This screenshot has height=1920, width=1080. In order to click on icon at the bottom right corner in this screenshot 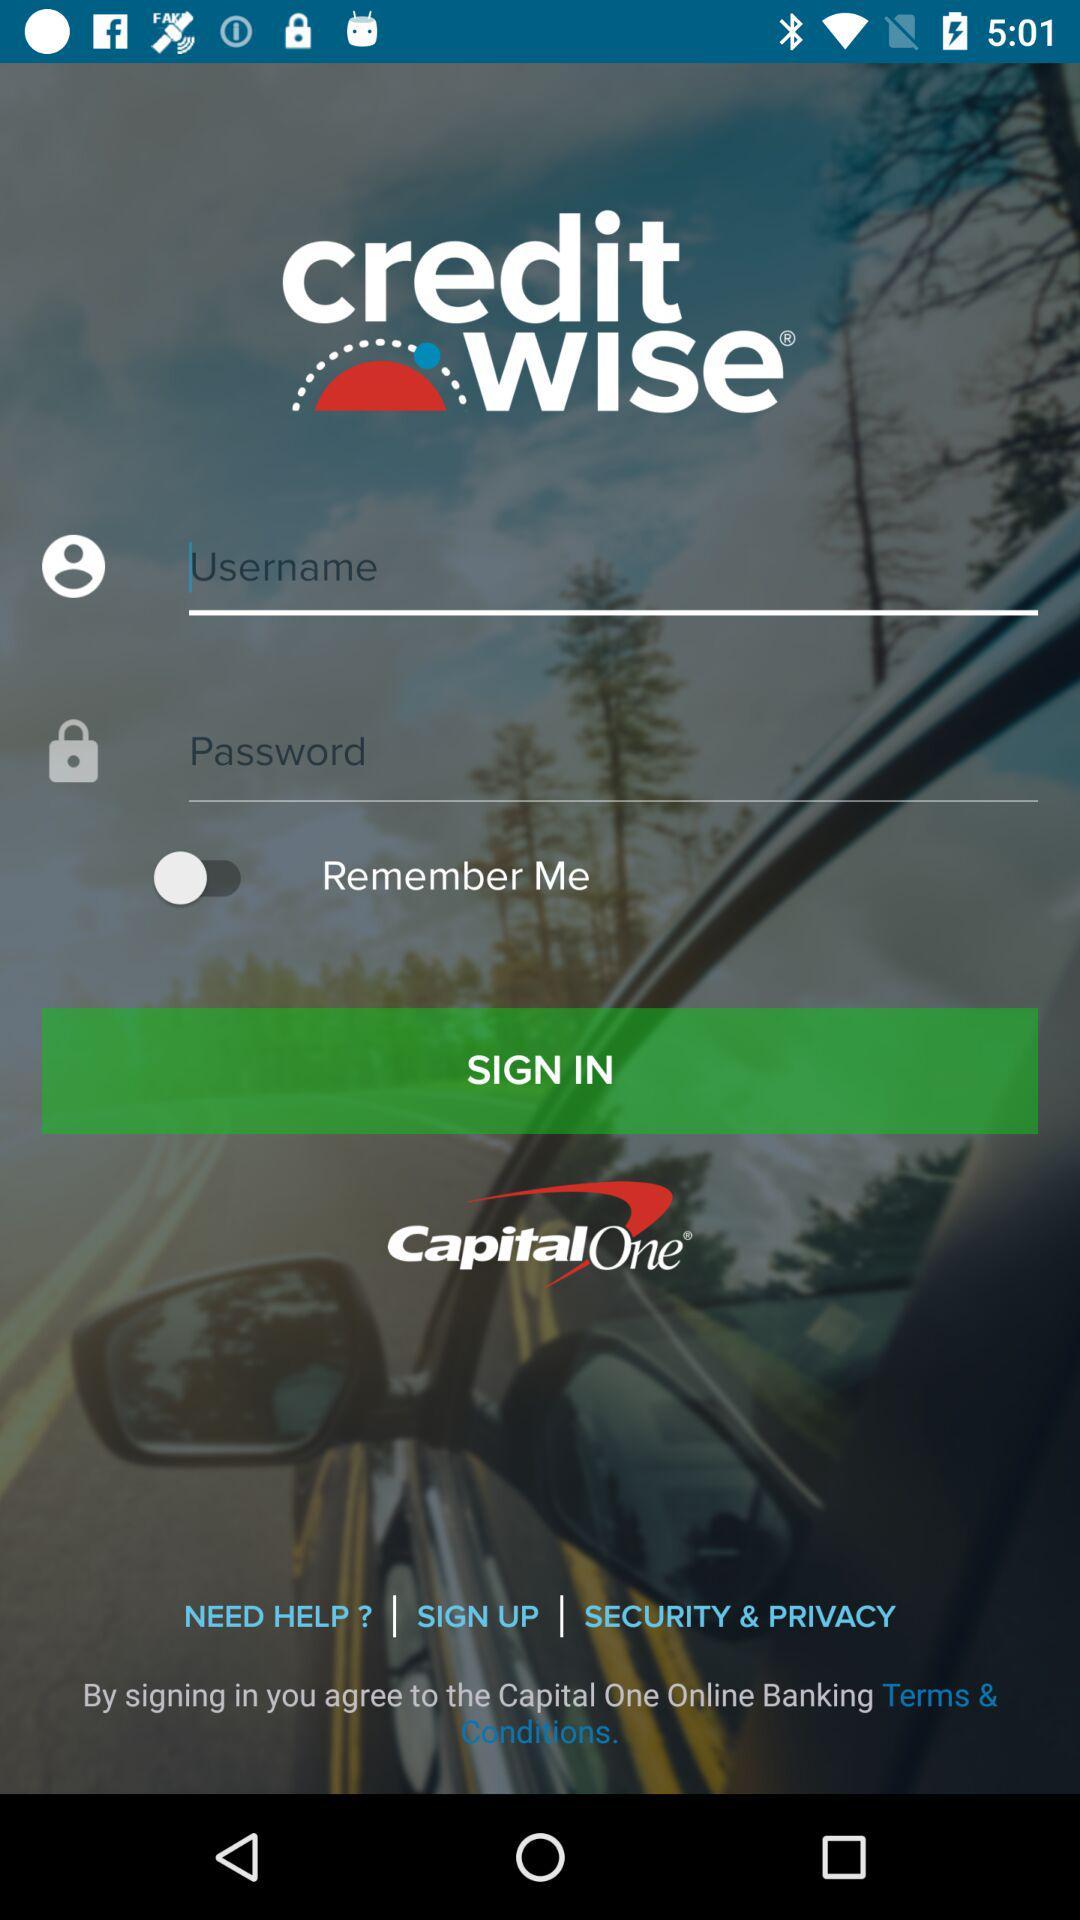, I will do `click(740, 1616)`.